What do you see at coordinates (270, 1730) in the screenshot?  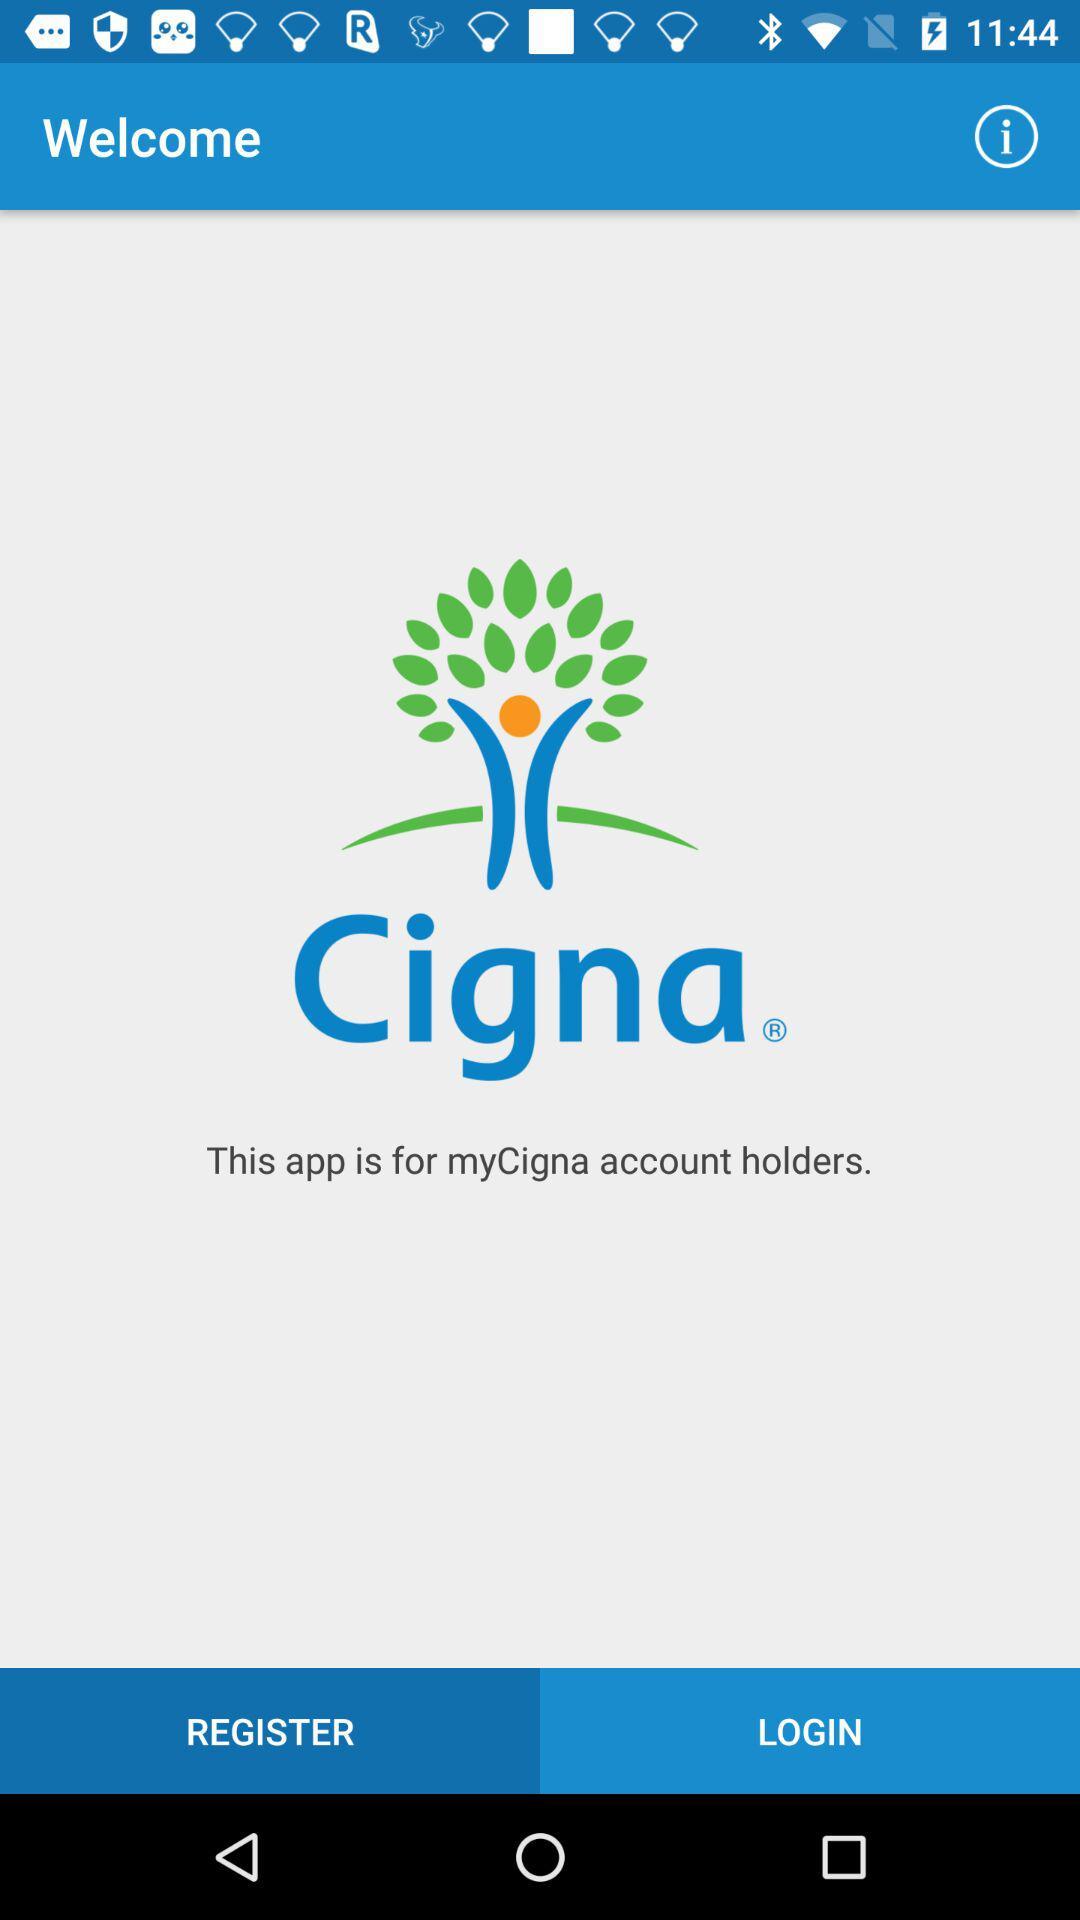 I see `the icon at the bottom left corner` at bounding box center [270, 1730].